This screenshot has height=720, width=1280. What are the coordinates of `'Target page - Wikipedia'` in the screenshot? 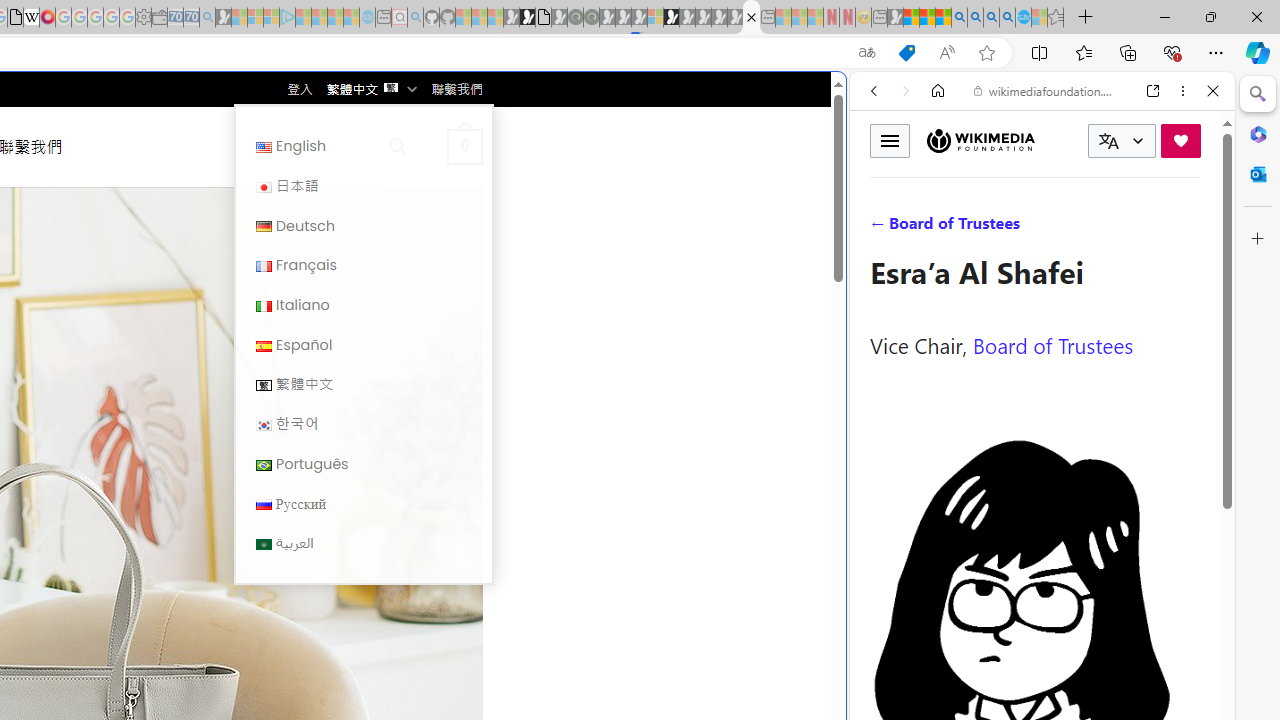 It's located at (32, 17).